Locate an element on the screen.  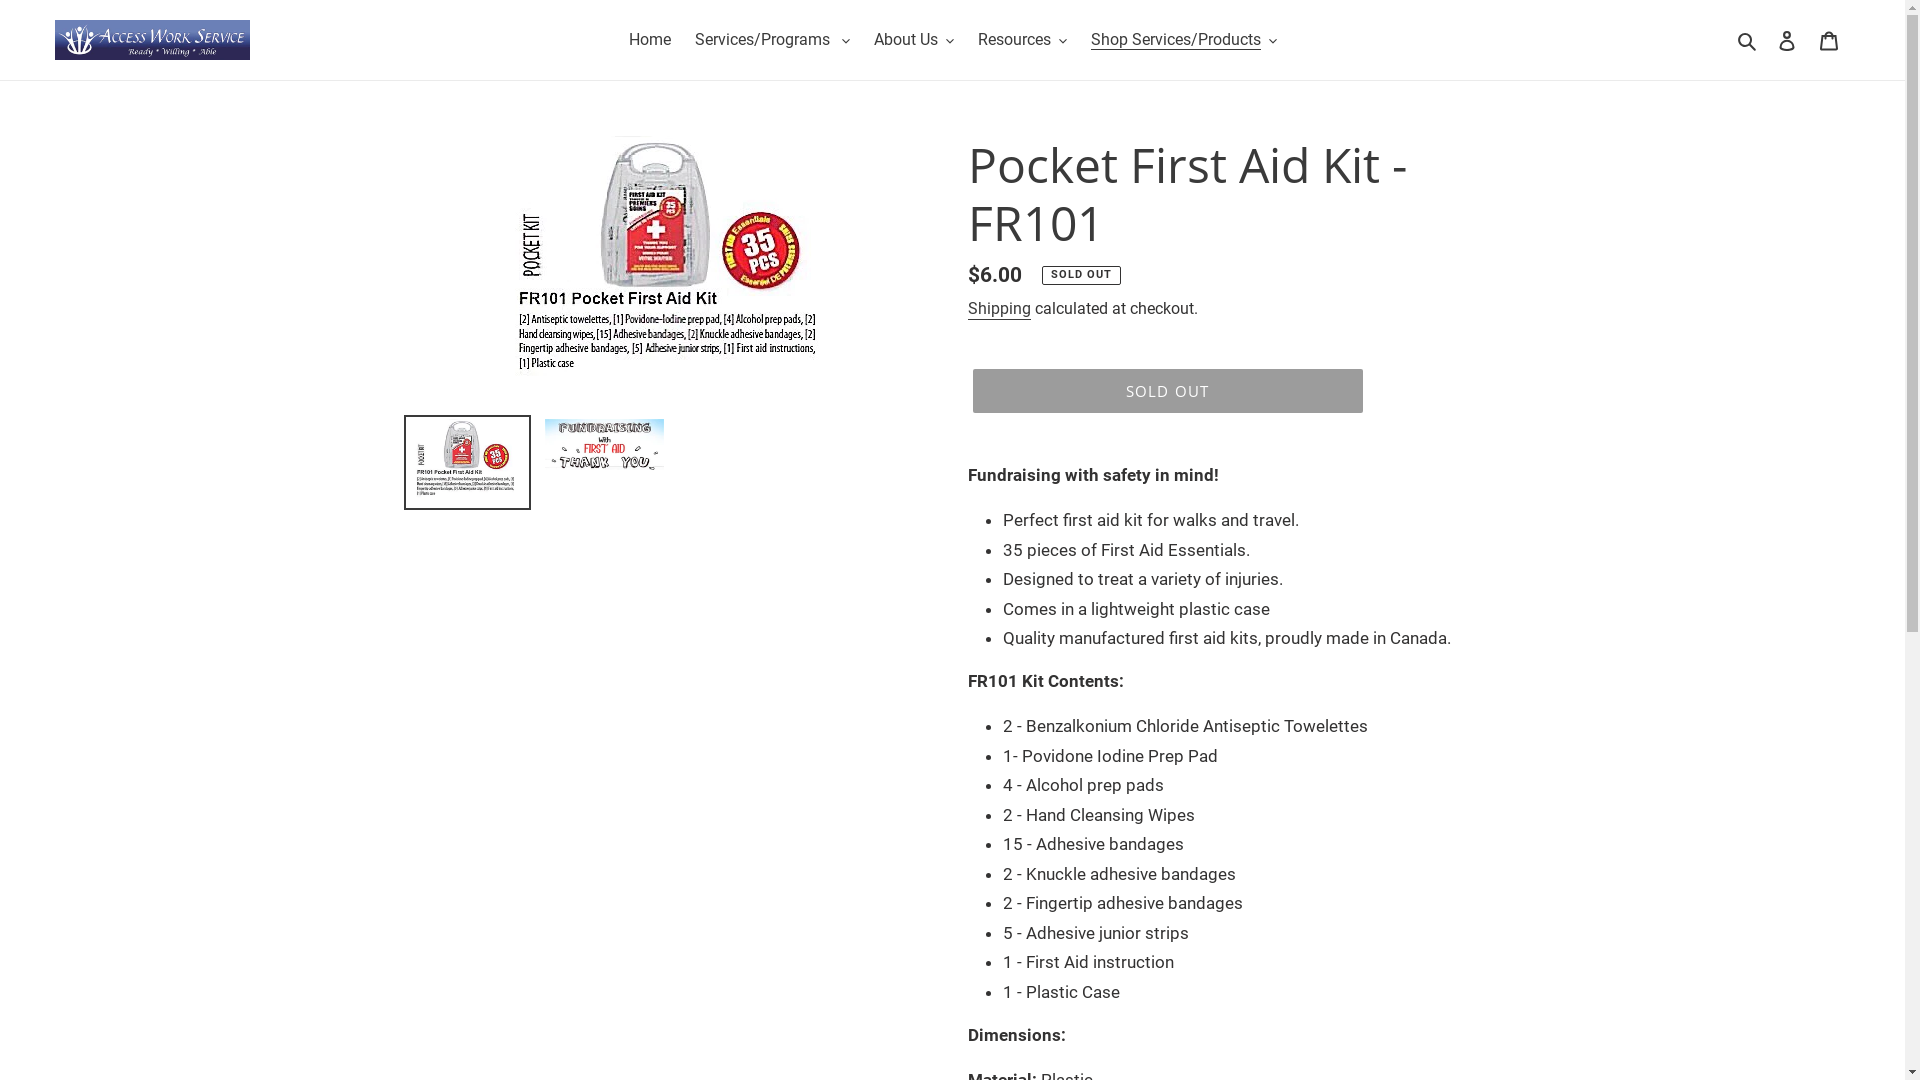
'Shipping' is located at coordinates (968, 309).